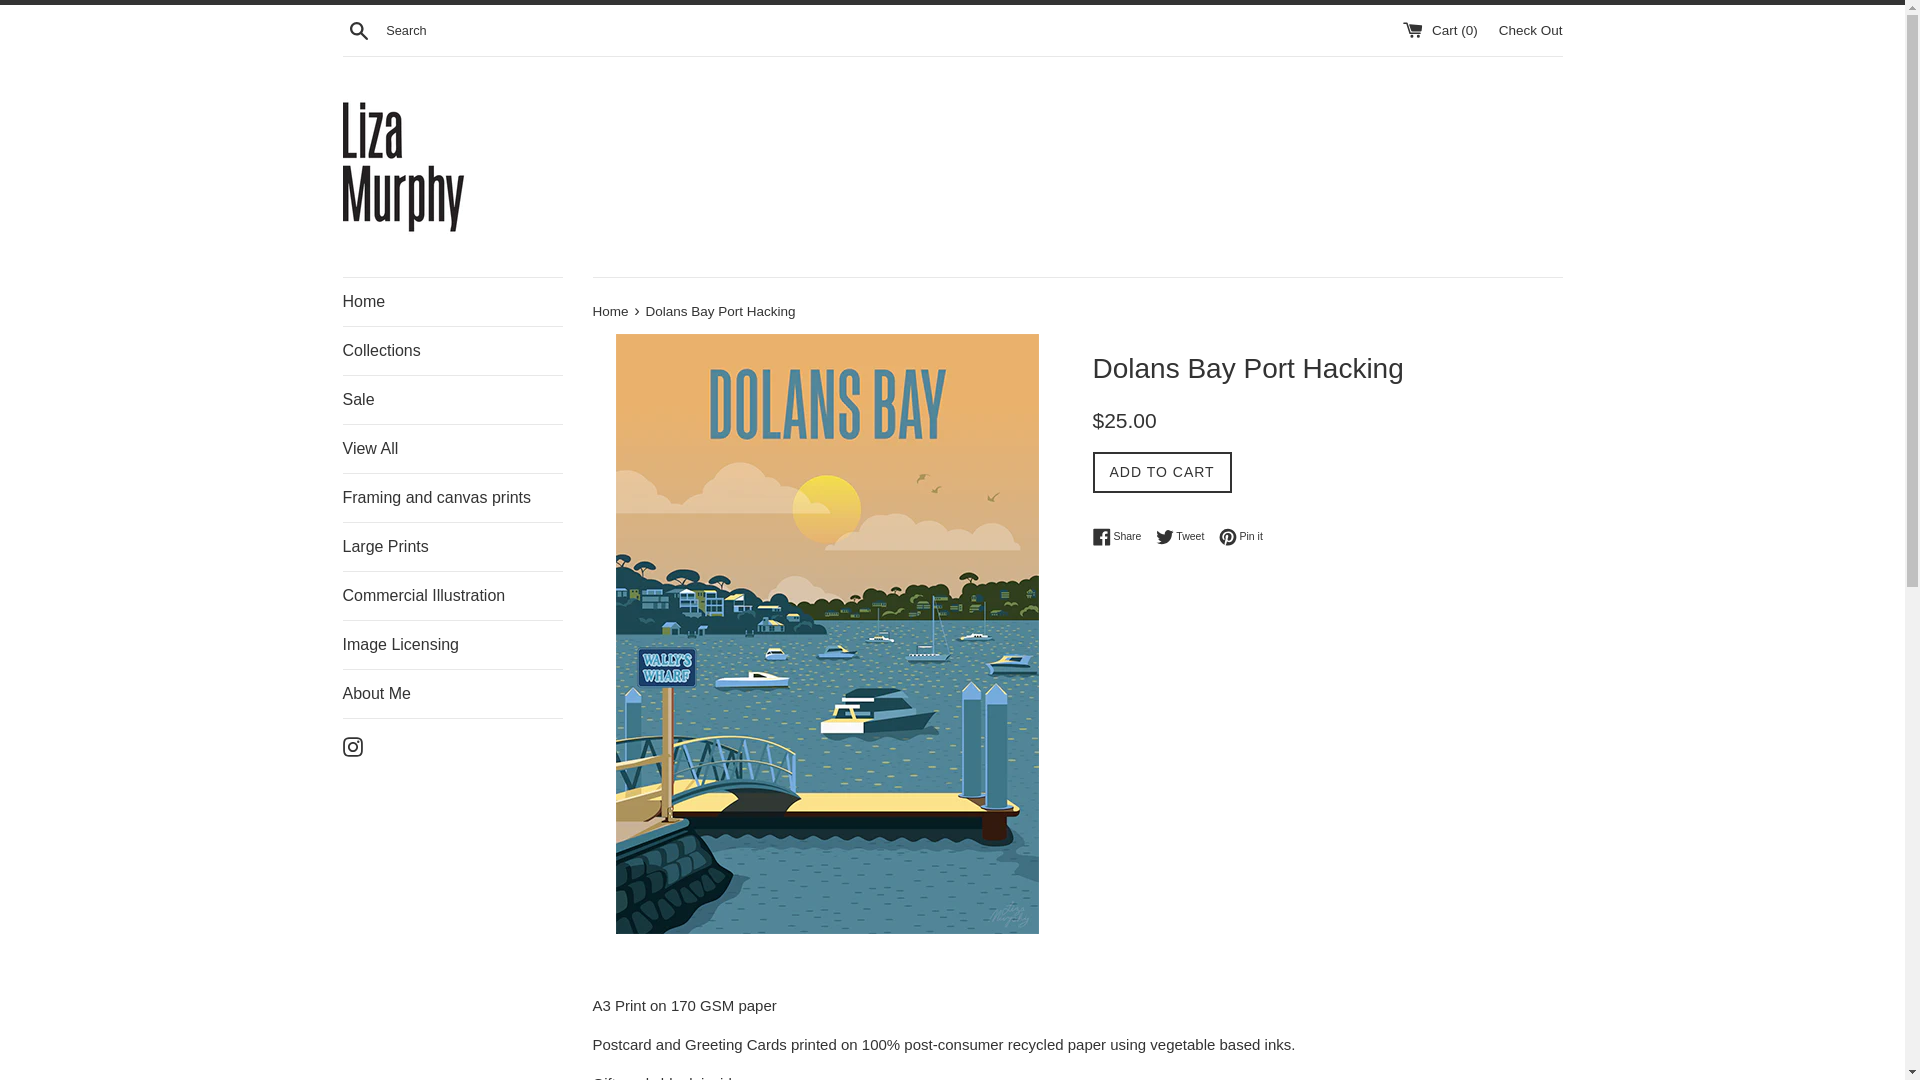 Image resolution: width=1920 pixels, height=1080 pixels. I want to click on 'Pin it, so click(1240, 535).